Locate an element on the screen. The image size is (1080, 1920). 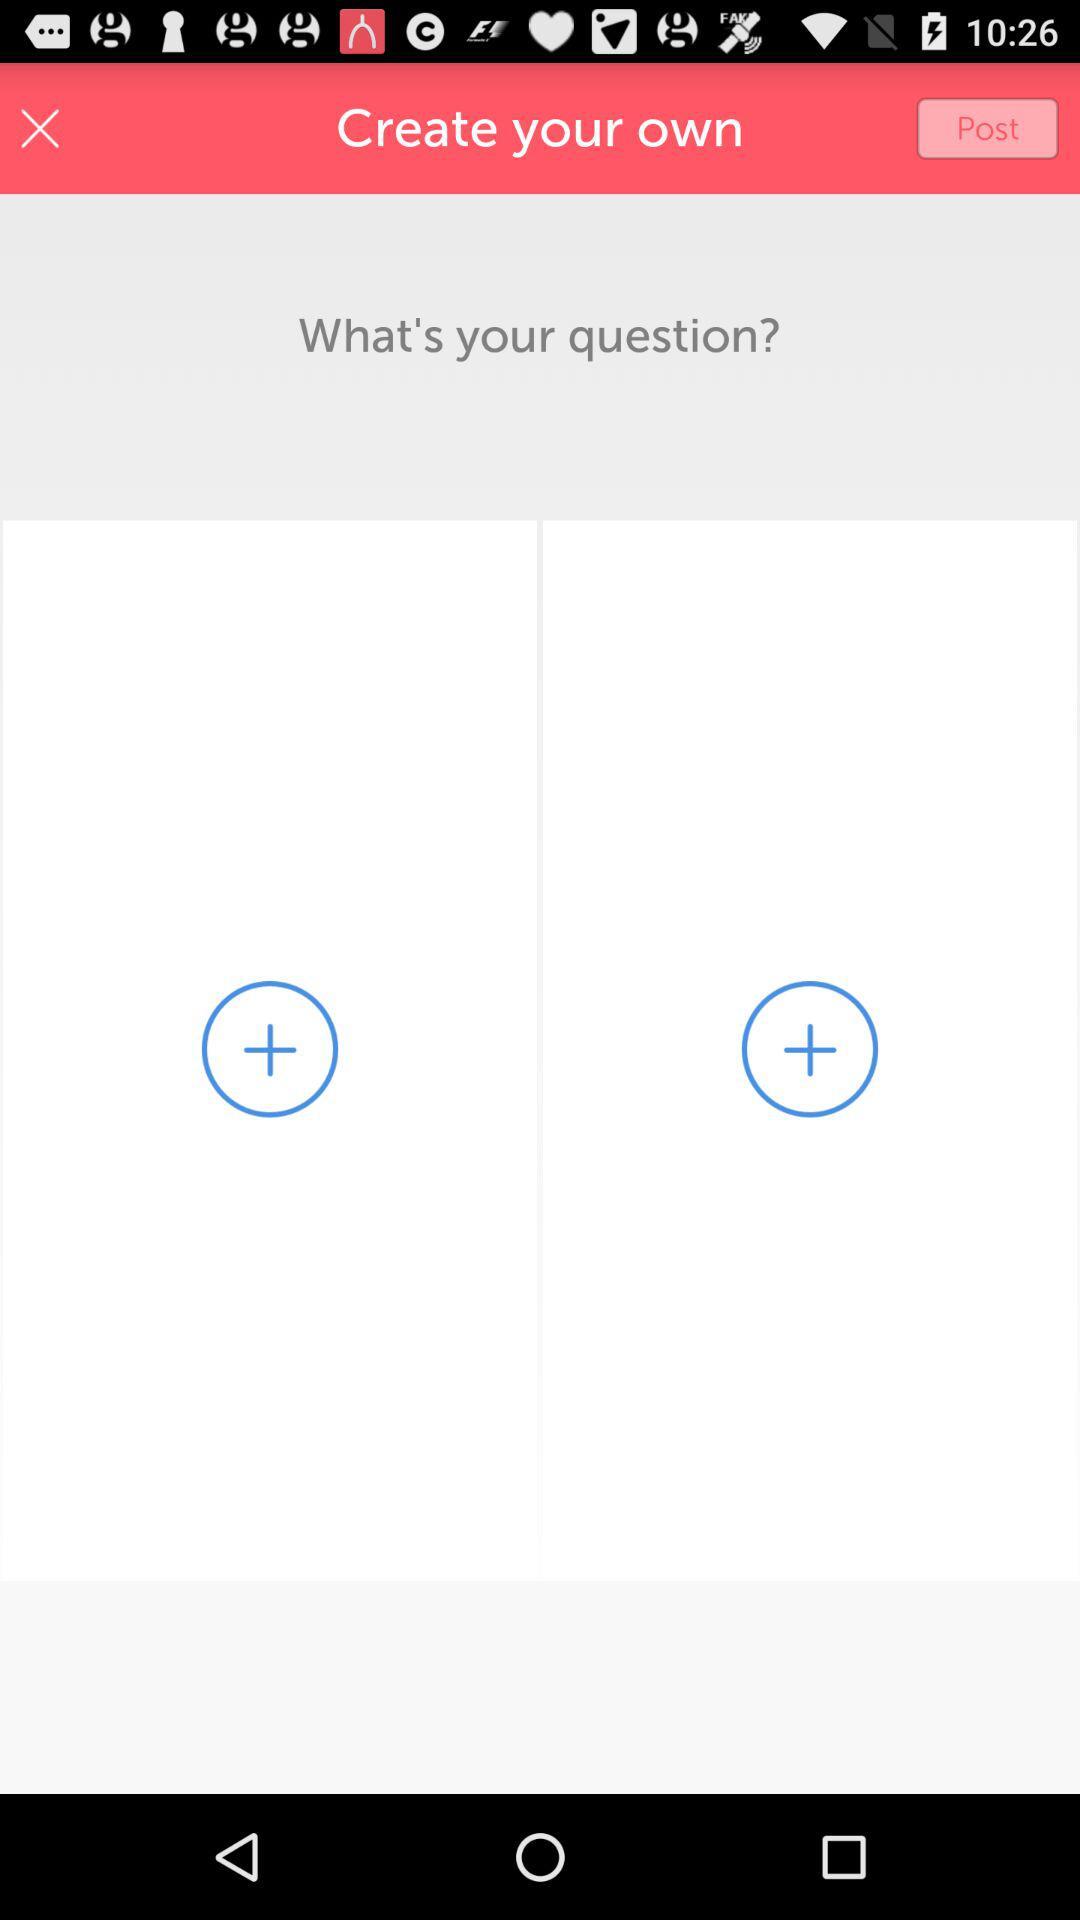
the close icon is located at coordinates (40, 136).